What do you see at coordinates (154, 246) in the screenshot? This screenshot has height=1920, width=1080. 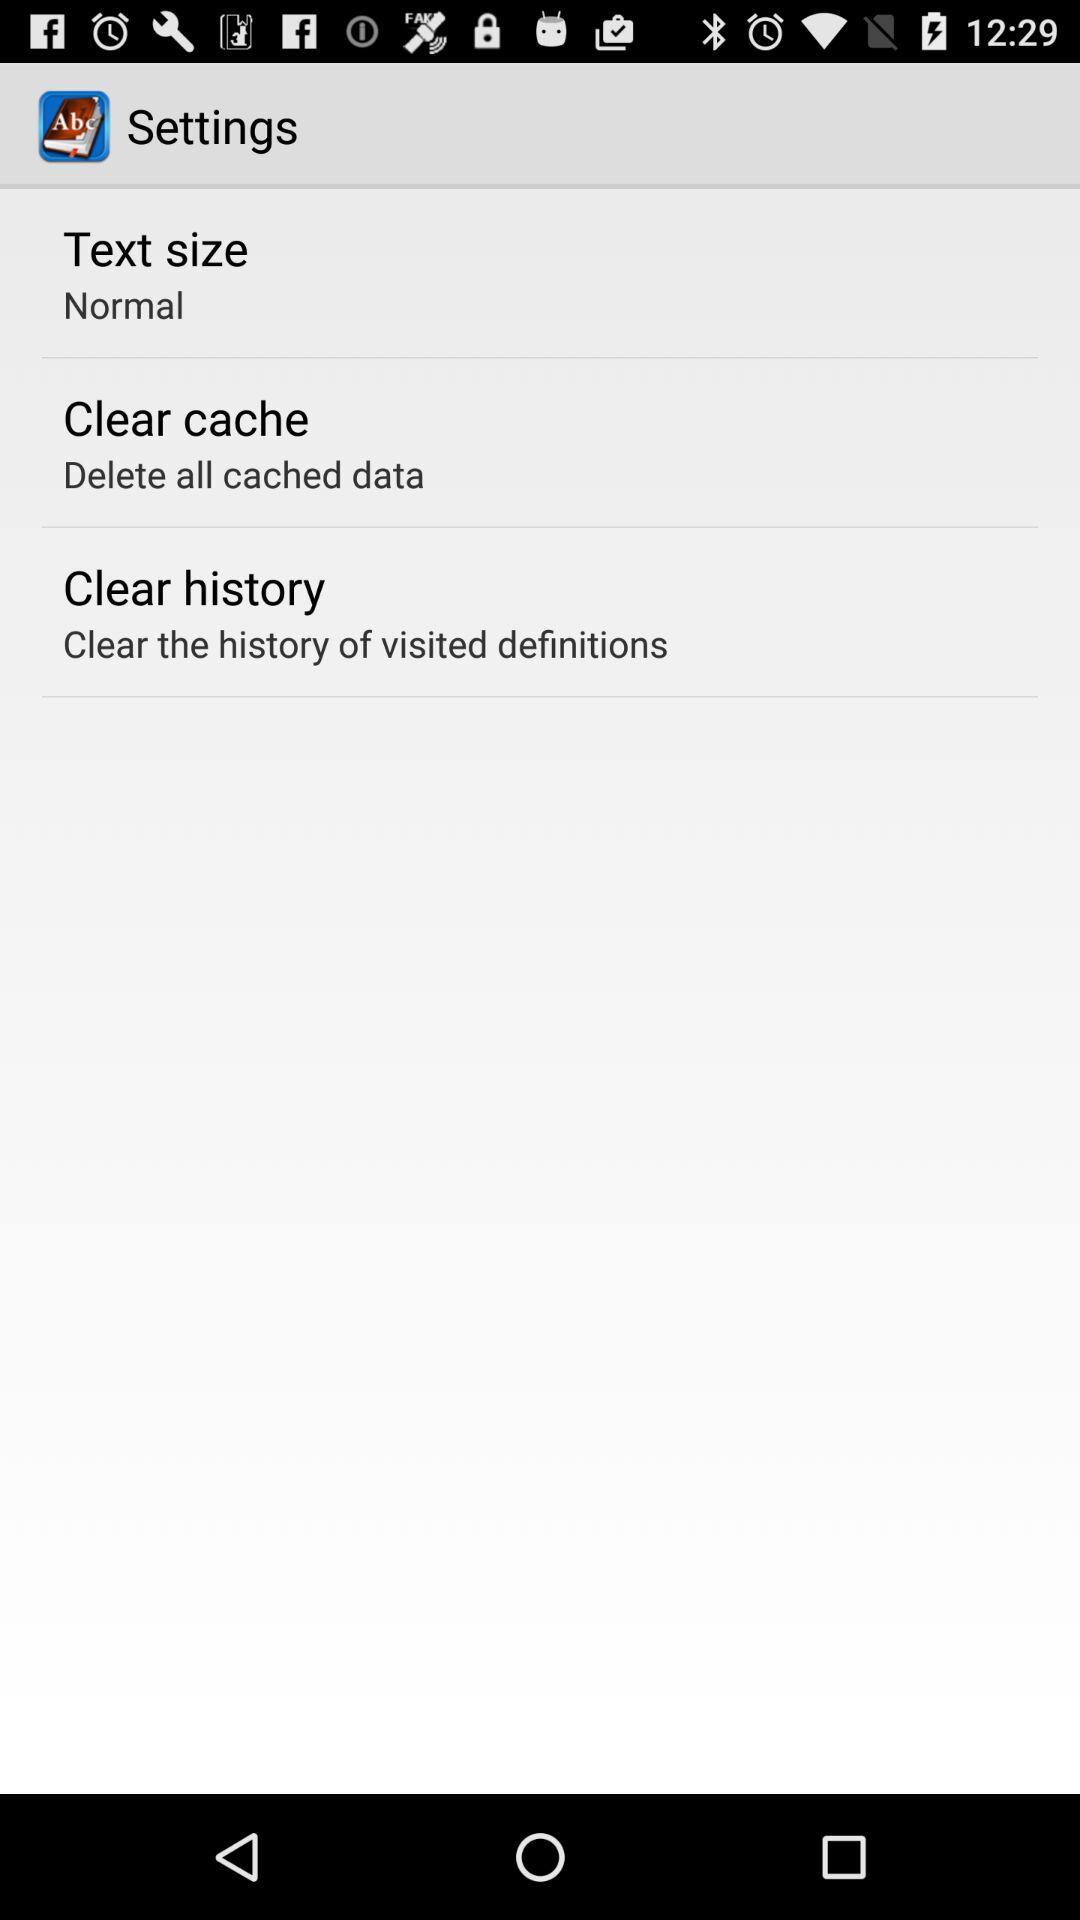 I see `the text size item` at bounding box center [154, 246].